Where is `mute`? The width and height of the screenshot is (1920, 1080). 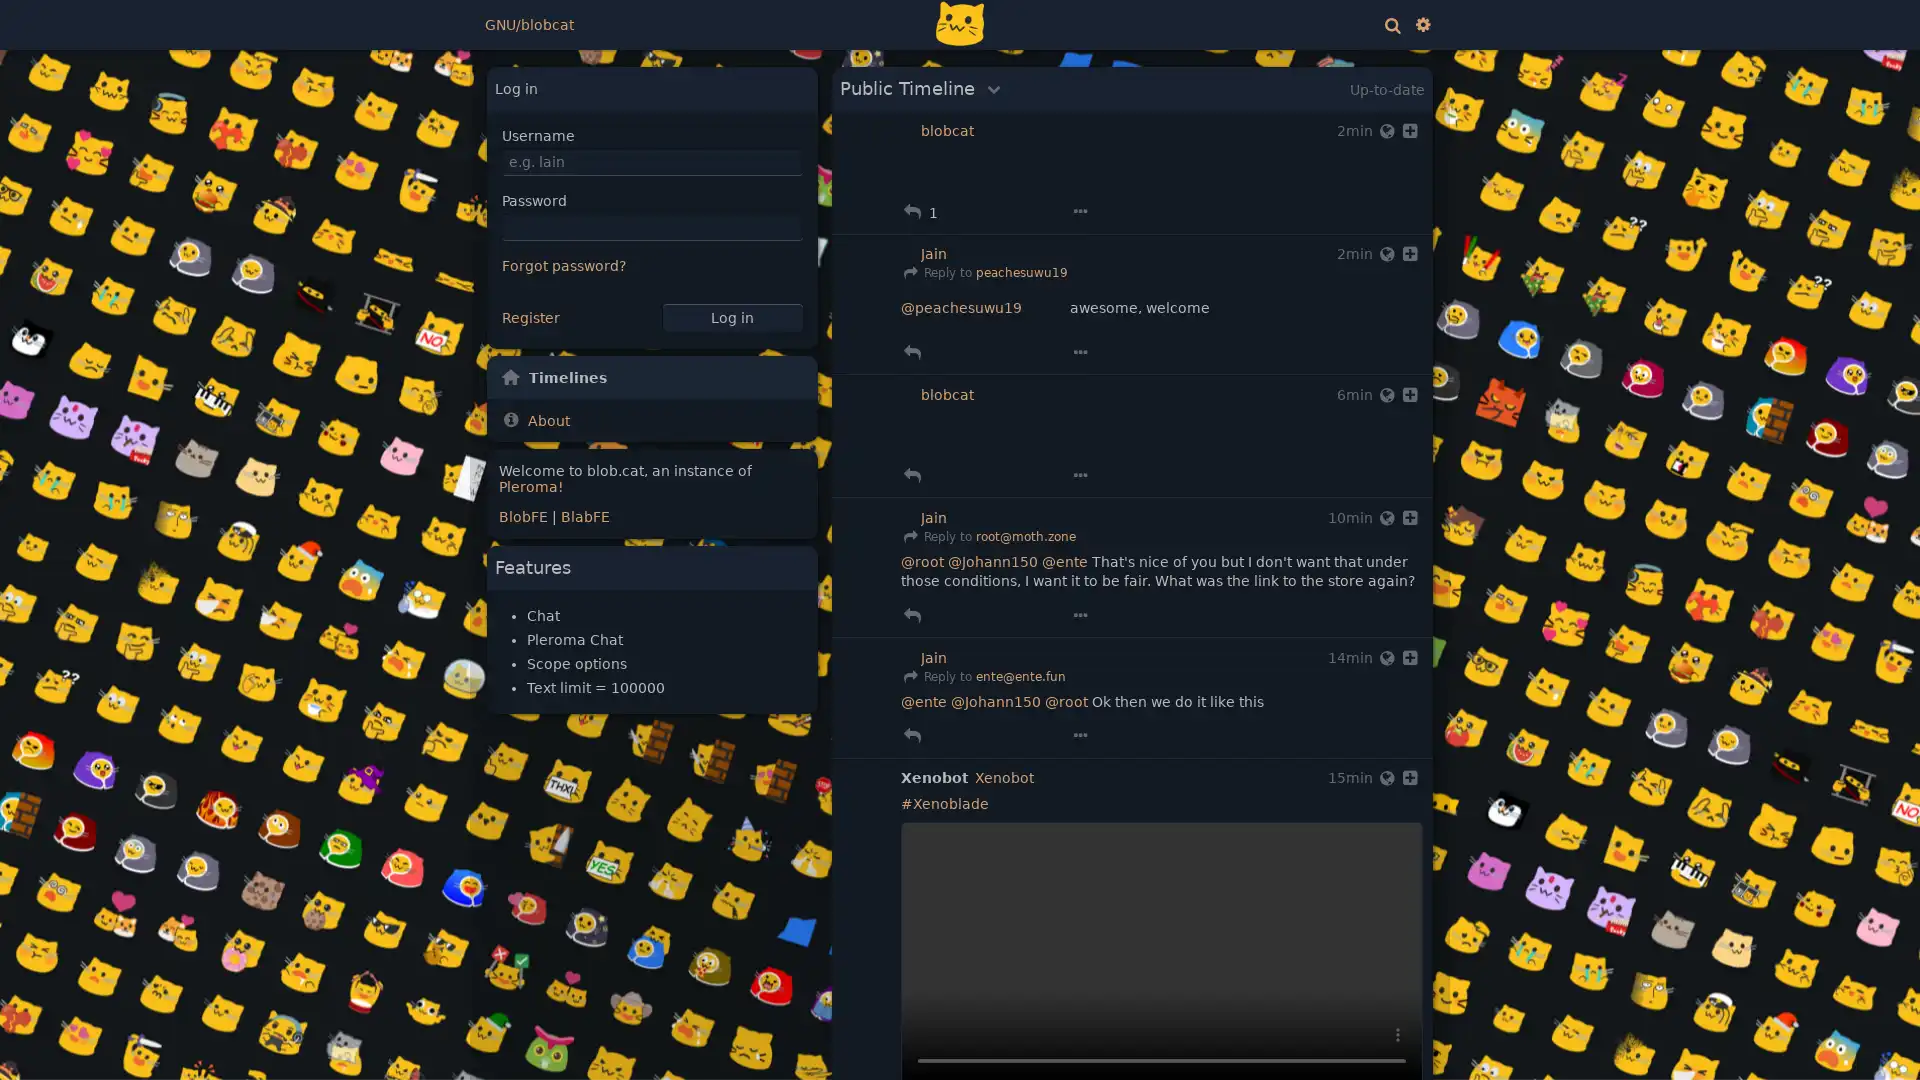 mute is located at coordinates (1300, 1033).